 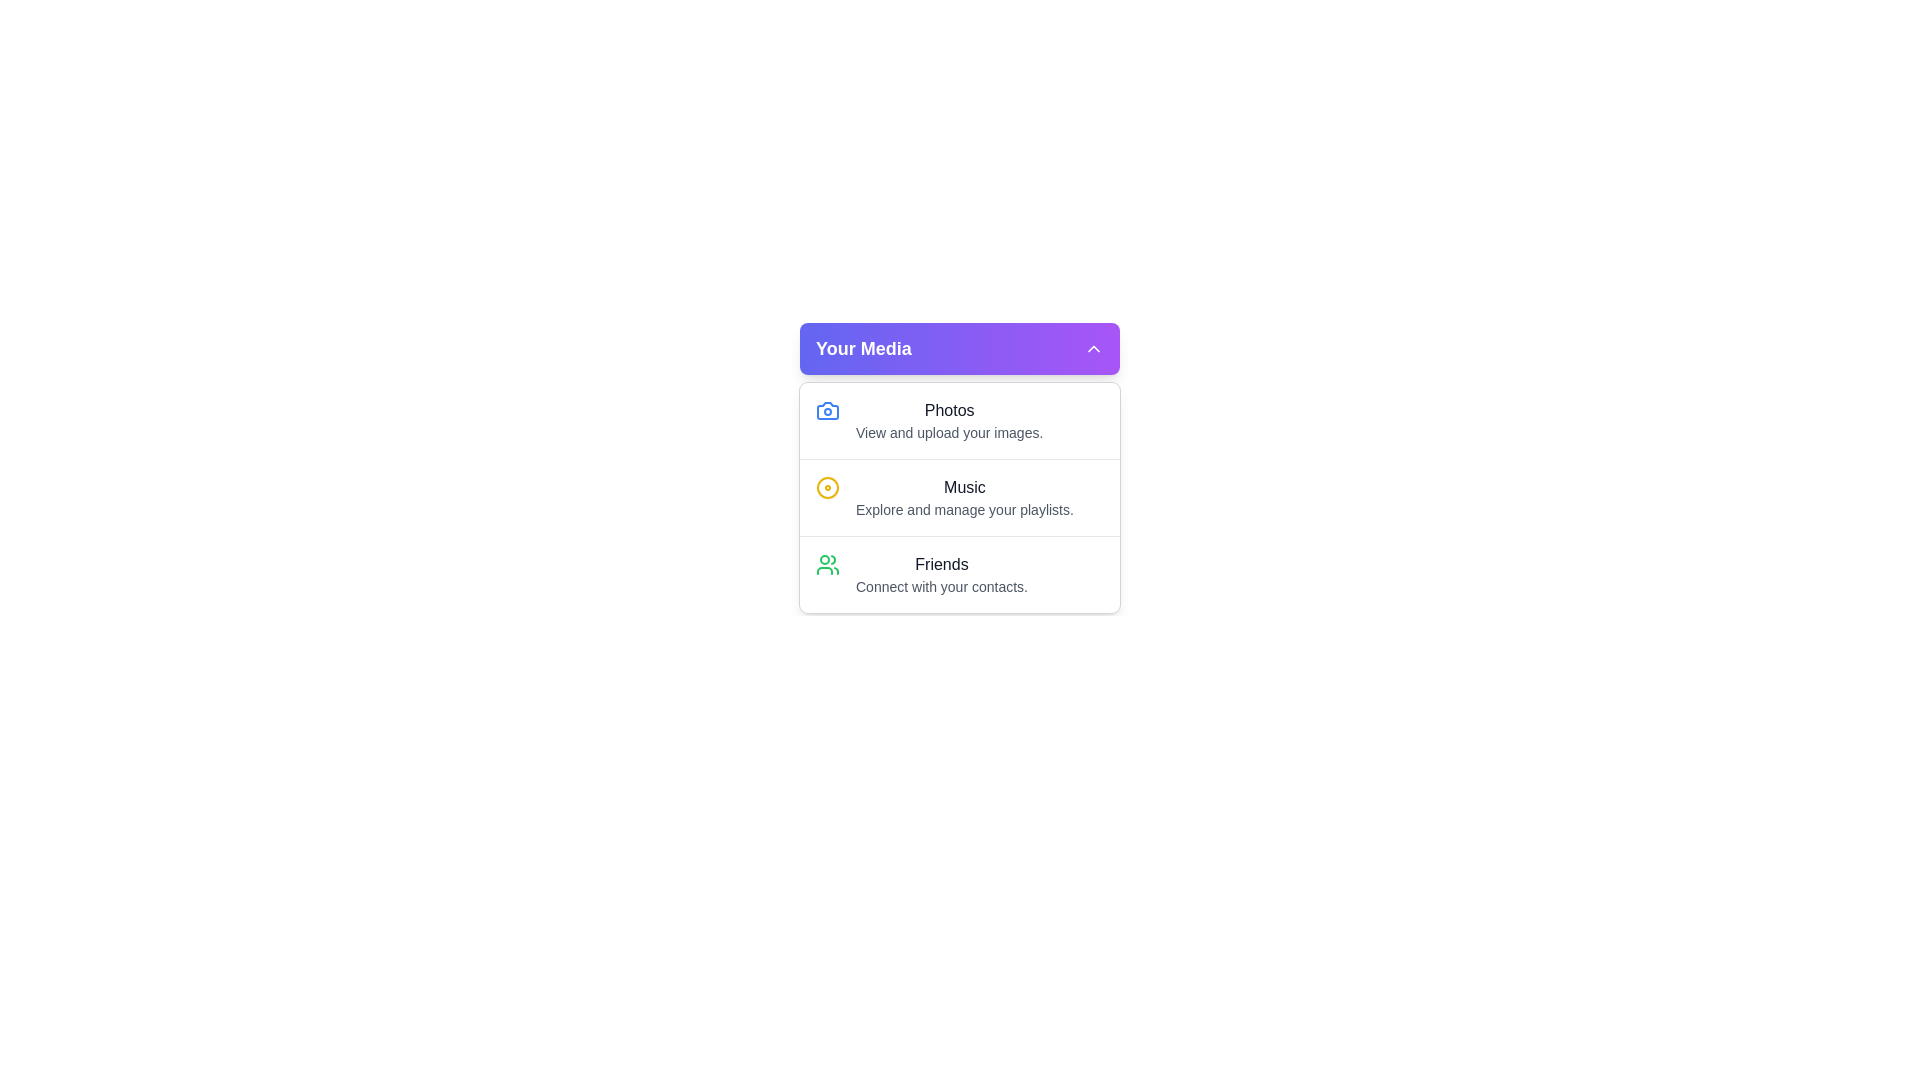 What do you see at coordinates (964, 488) in the screenshot?
I see `the title text label of the 'Music' section in the media manager interface, which is centrally positioned above the text 'Explore and manage your playlists.'` at bounding box center [964, 488].